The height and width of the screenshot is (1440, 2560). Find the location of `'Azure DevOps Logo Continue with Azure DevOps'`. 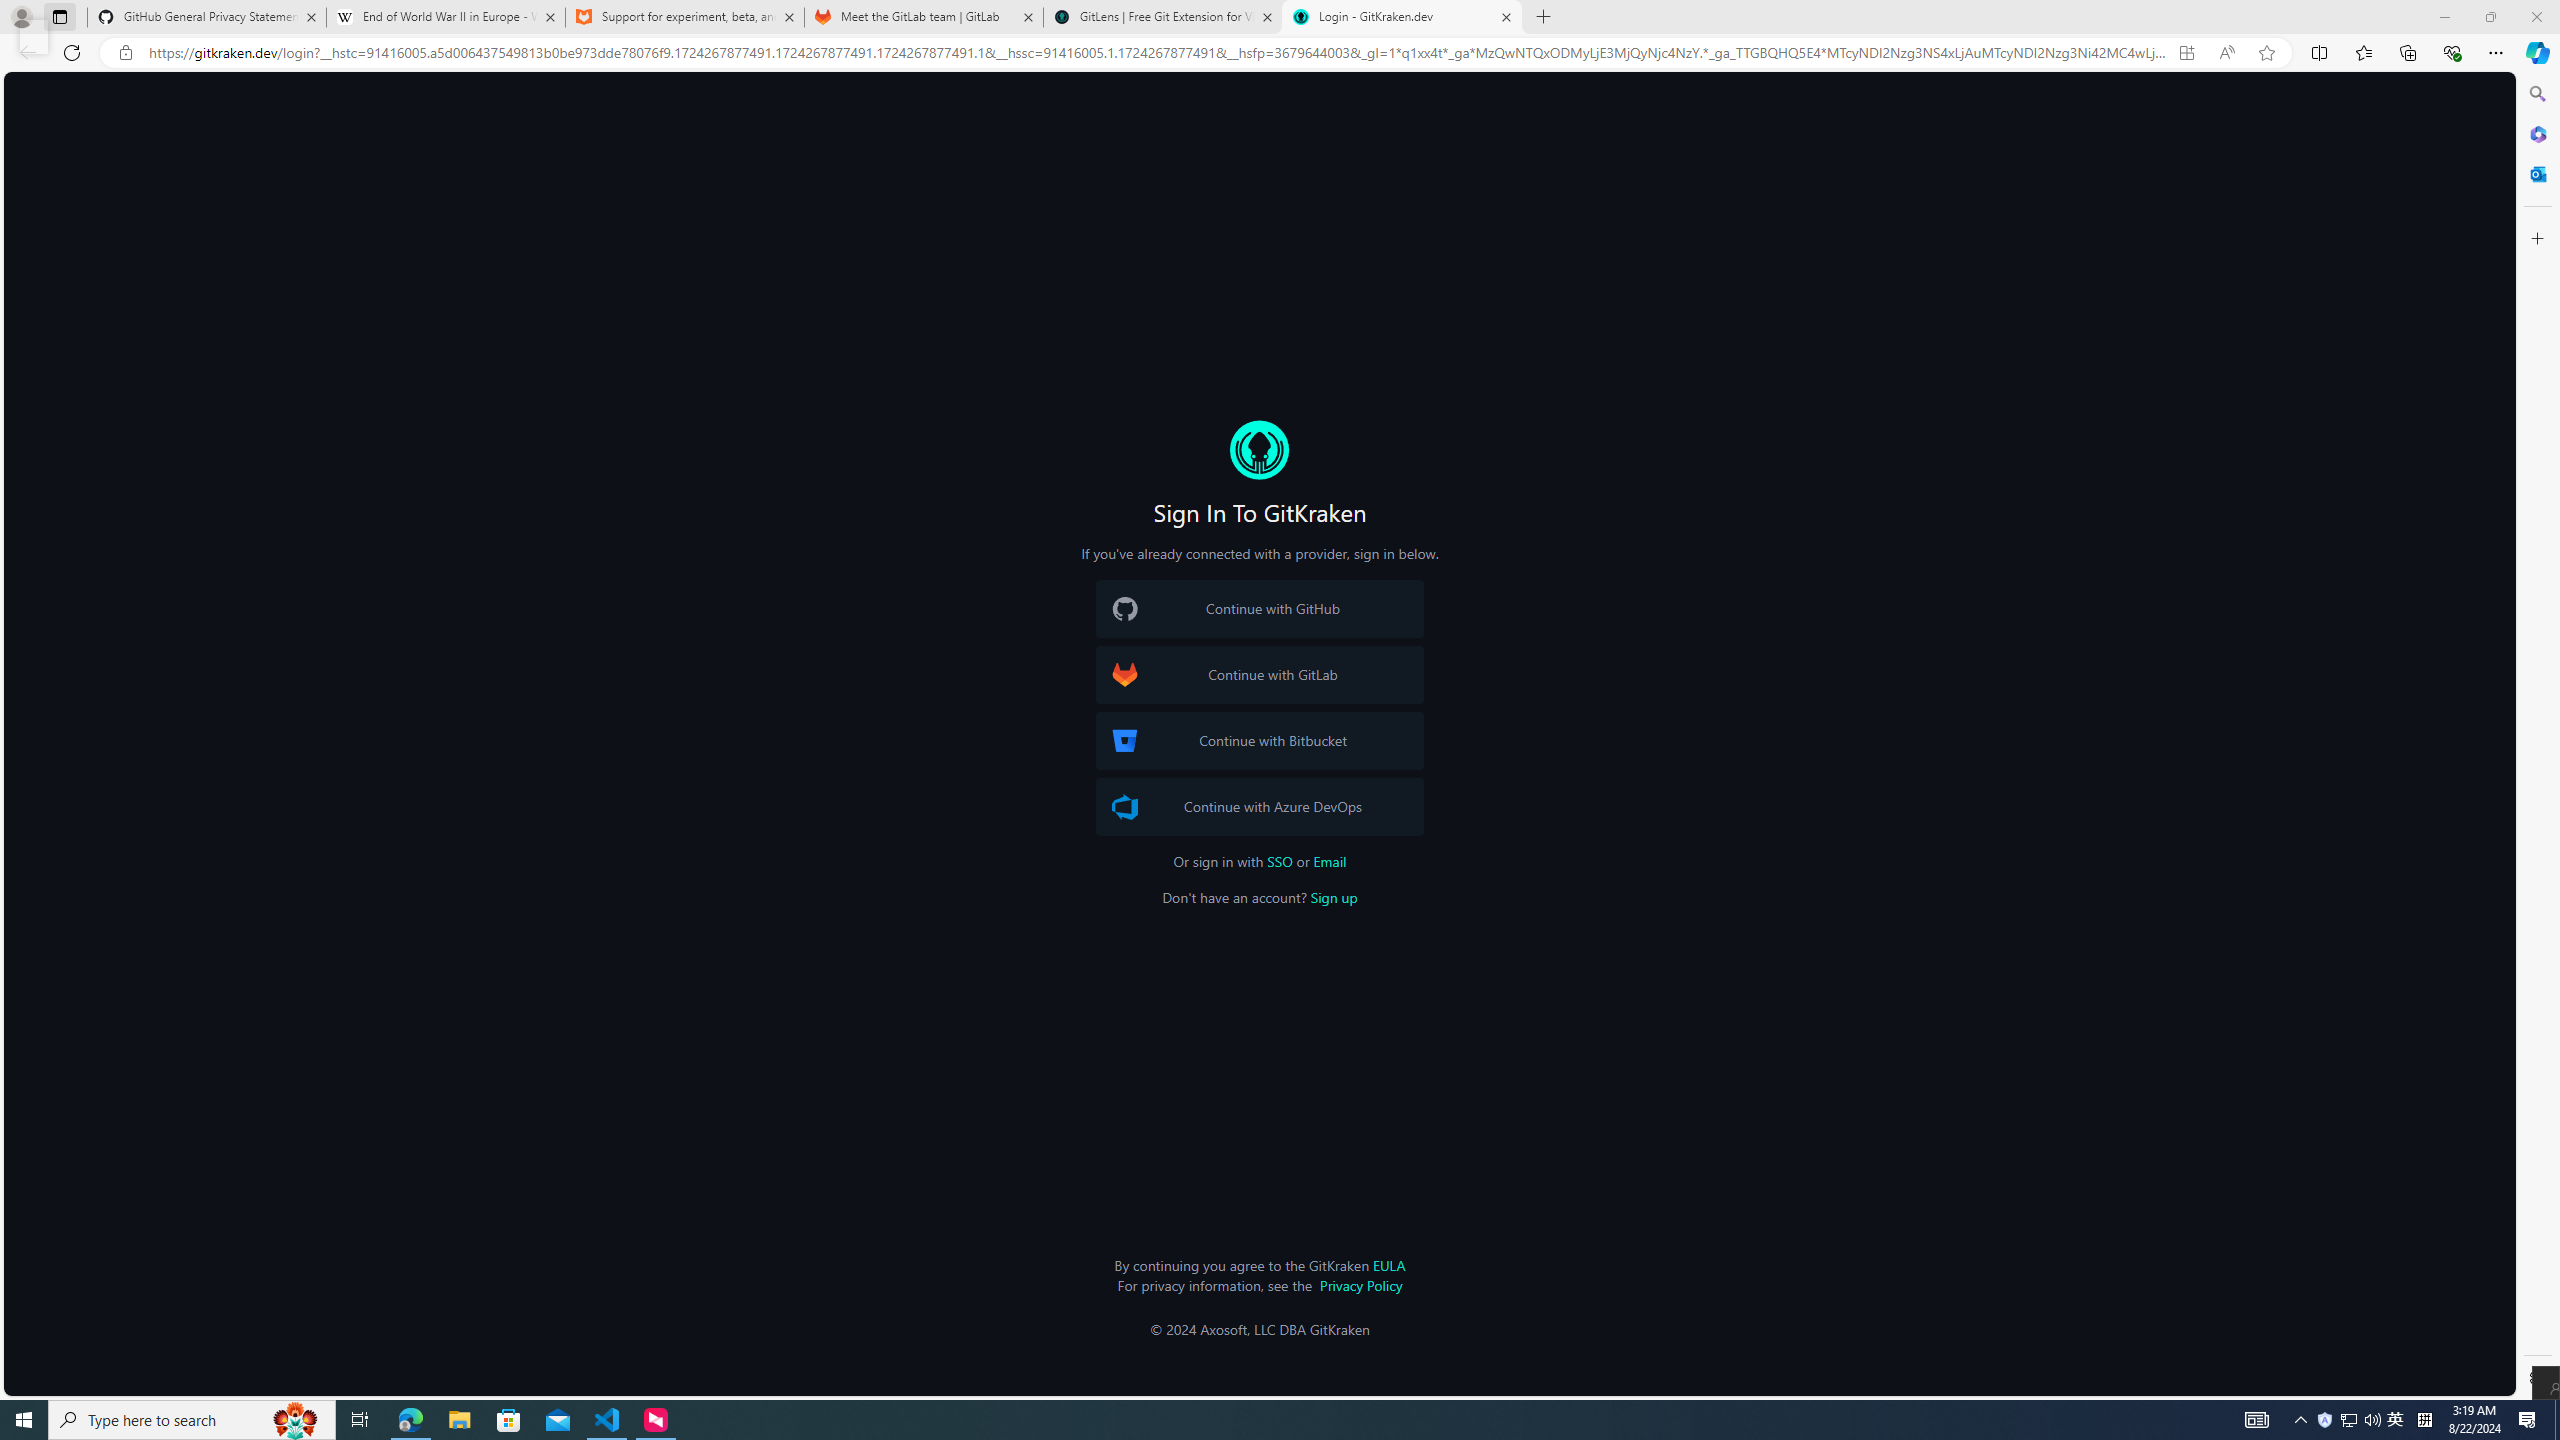

'Azure DevOps Logo Continue with Azure DevOps' is located at coordinates (1259, 807).